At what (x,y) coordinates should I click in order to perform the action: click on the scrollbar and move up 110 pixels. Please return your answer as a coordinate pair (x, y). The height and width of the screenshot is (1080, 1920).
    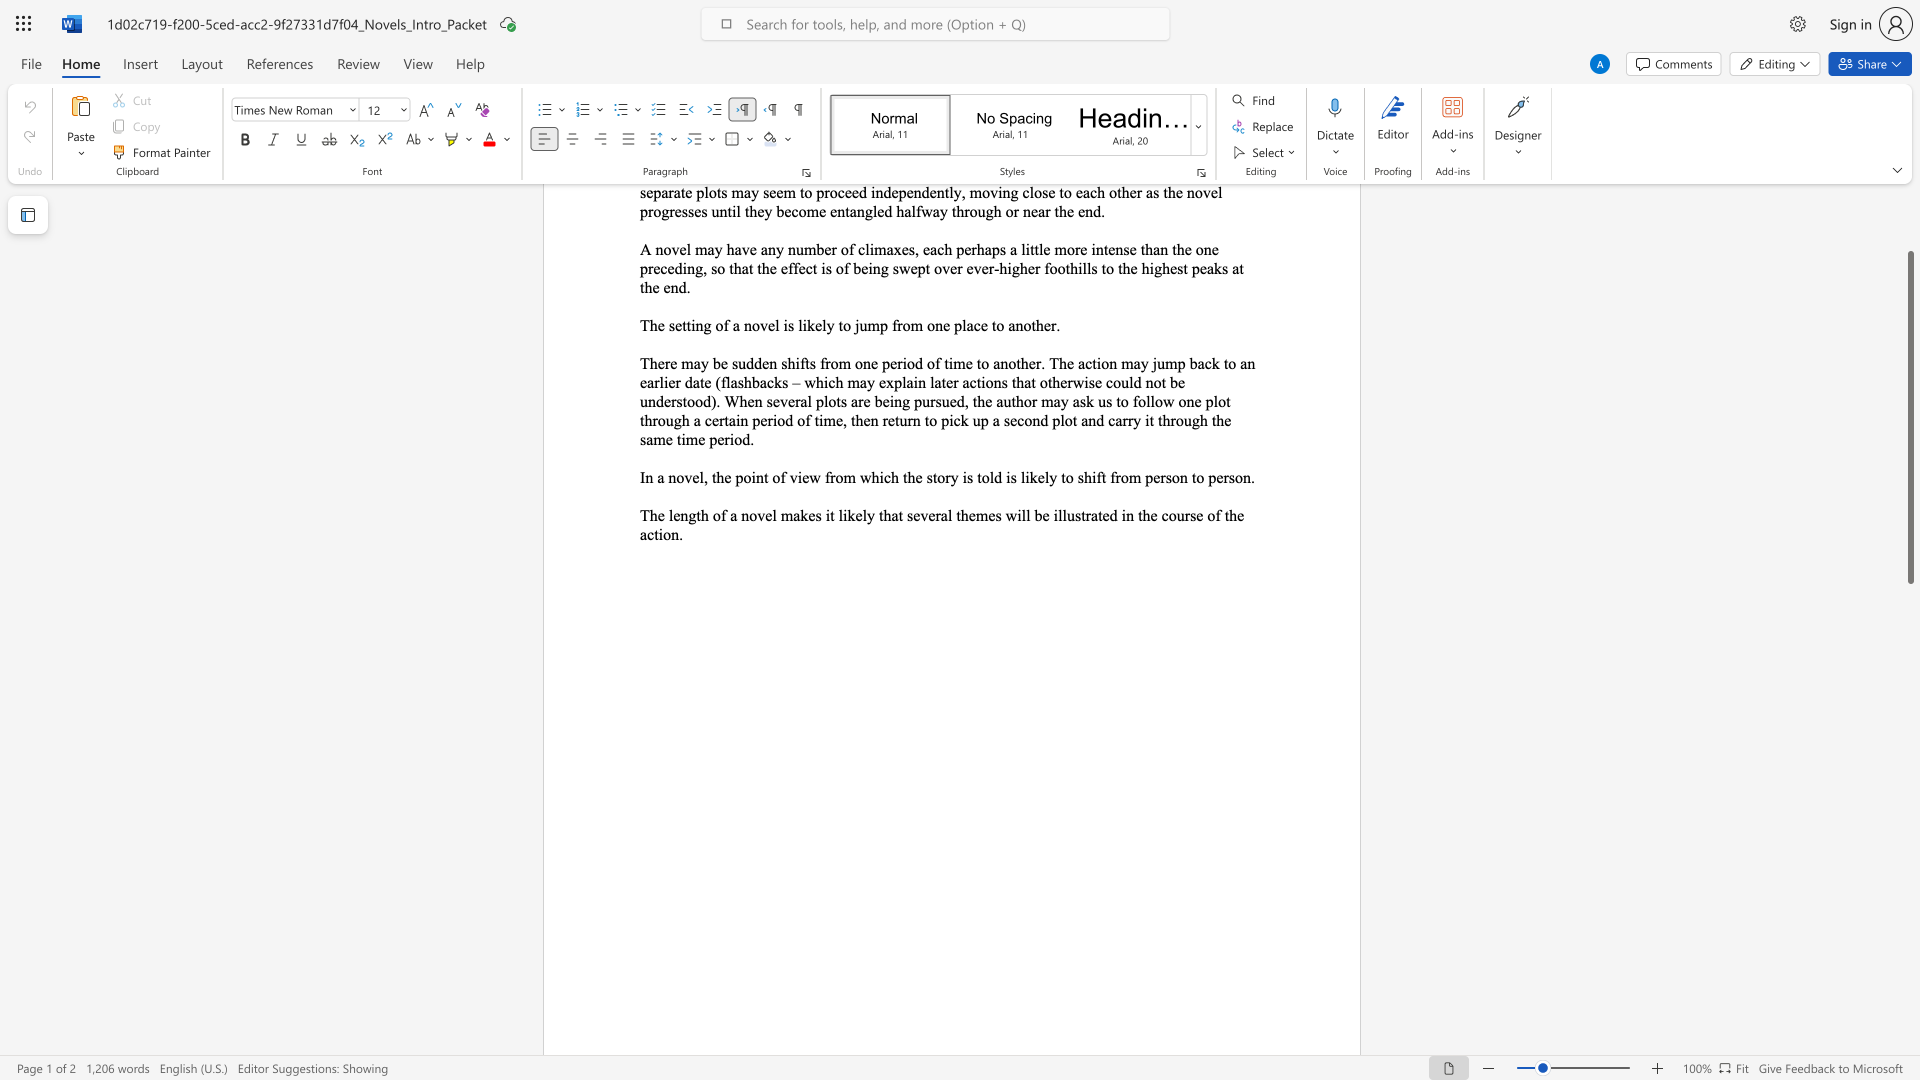
    Looking at the image, I should click on (1909, 416).